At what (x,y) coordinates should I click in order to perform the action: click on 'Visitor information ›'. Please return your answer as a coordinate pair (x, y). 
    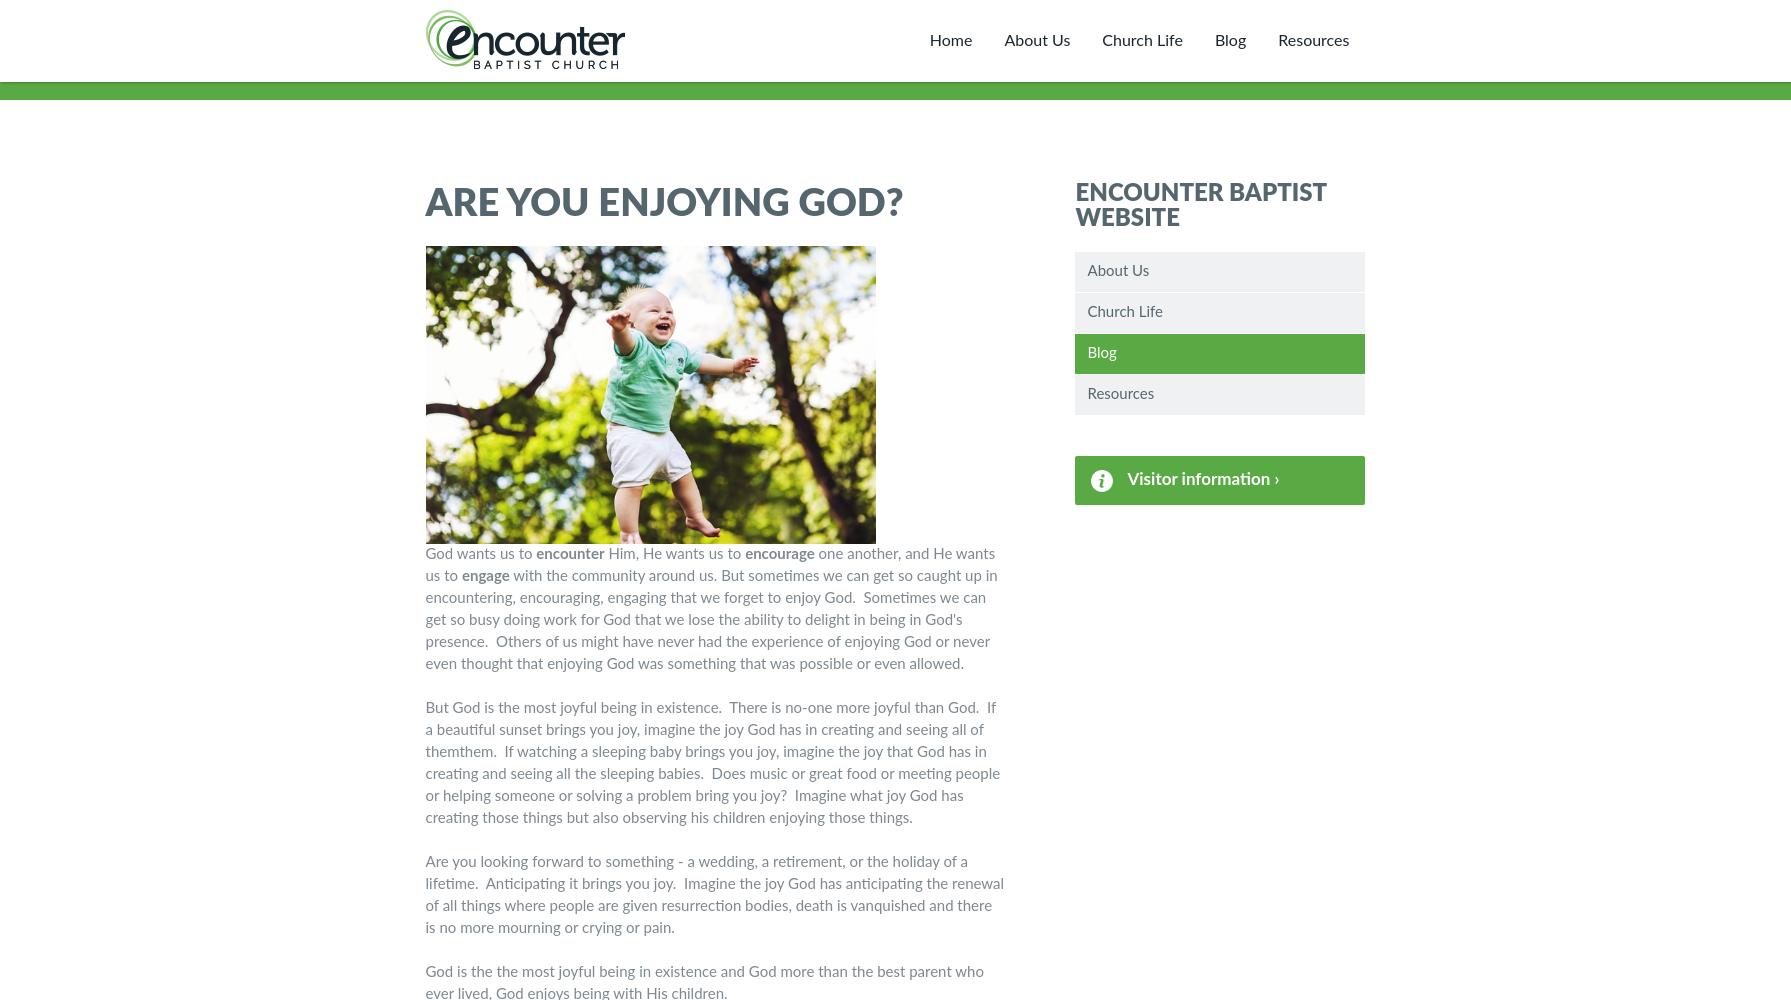
    Looking at the image, I should click on (1202, 478).